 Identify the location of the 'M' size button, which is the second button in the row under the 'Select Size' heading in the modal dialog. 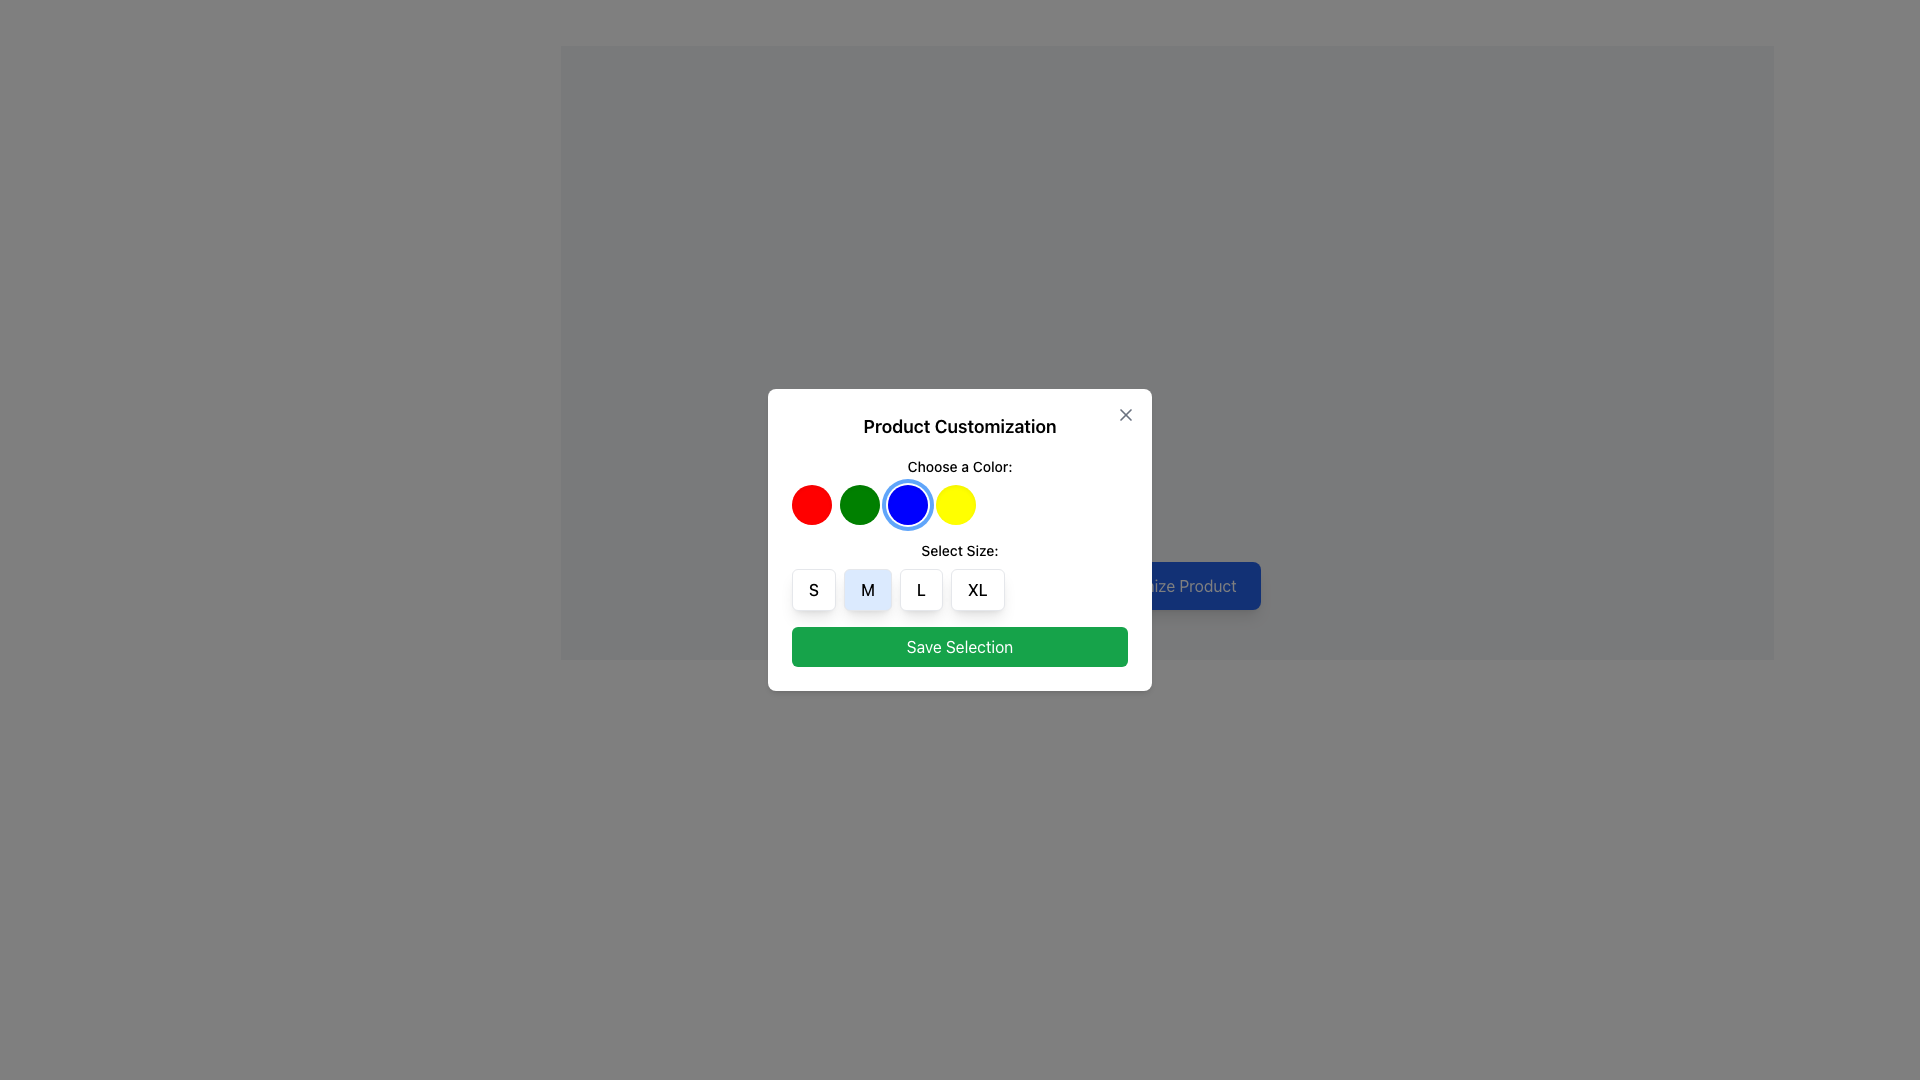
(868, 589).